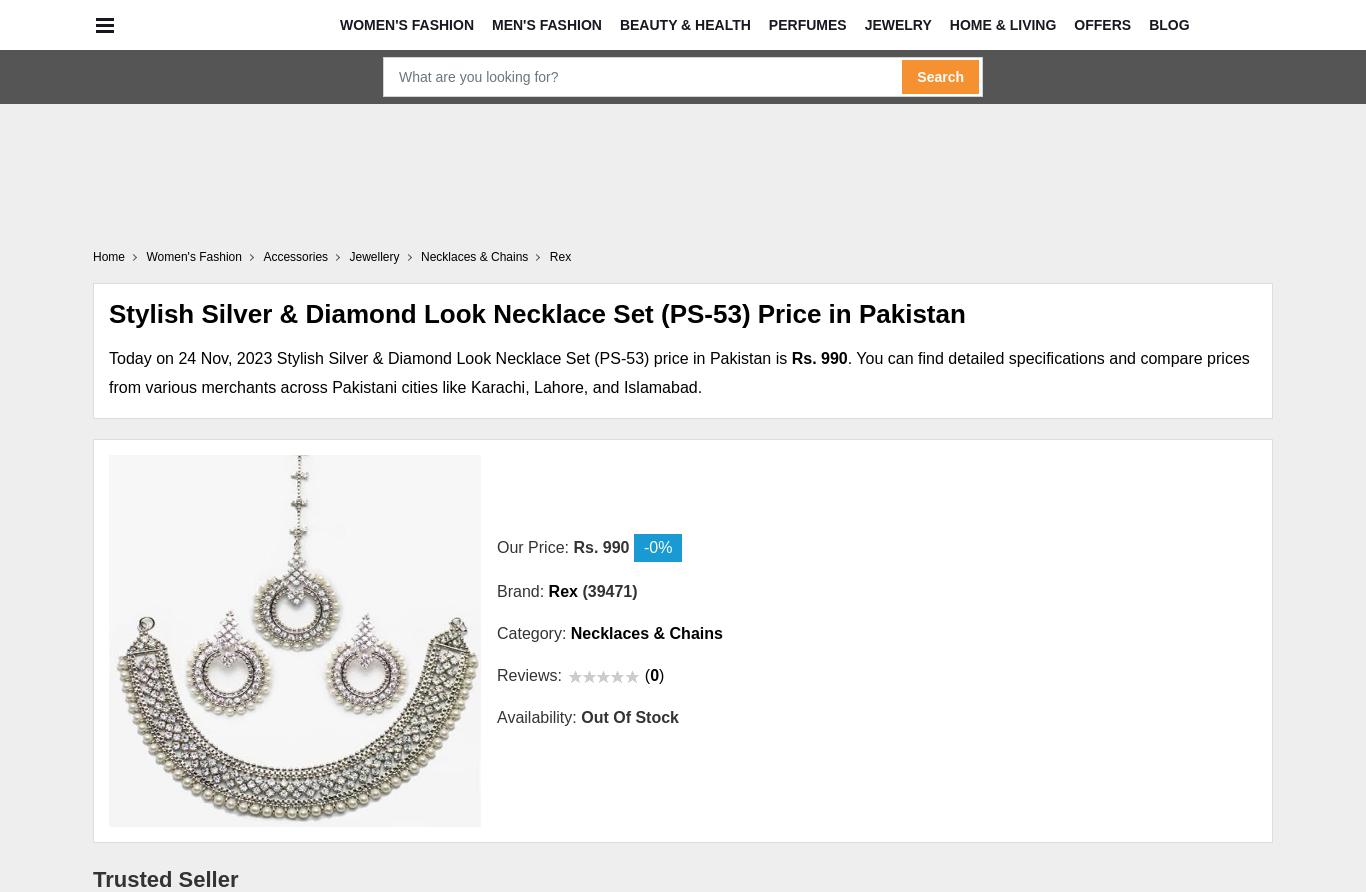 This screenshot has height=892, width=1366. Describe the element at coordinates (806, 24) in the screenshot. I see `'Perfumes'` at that location.